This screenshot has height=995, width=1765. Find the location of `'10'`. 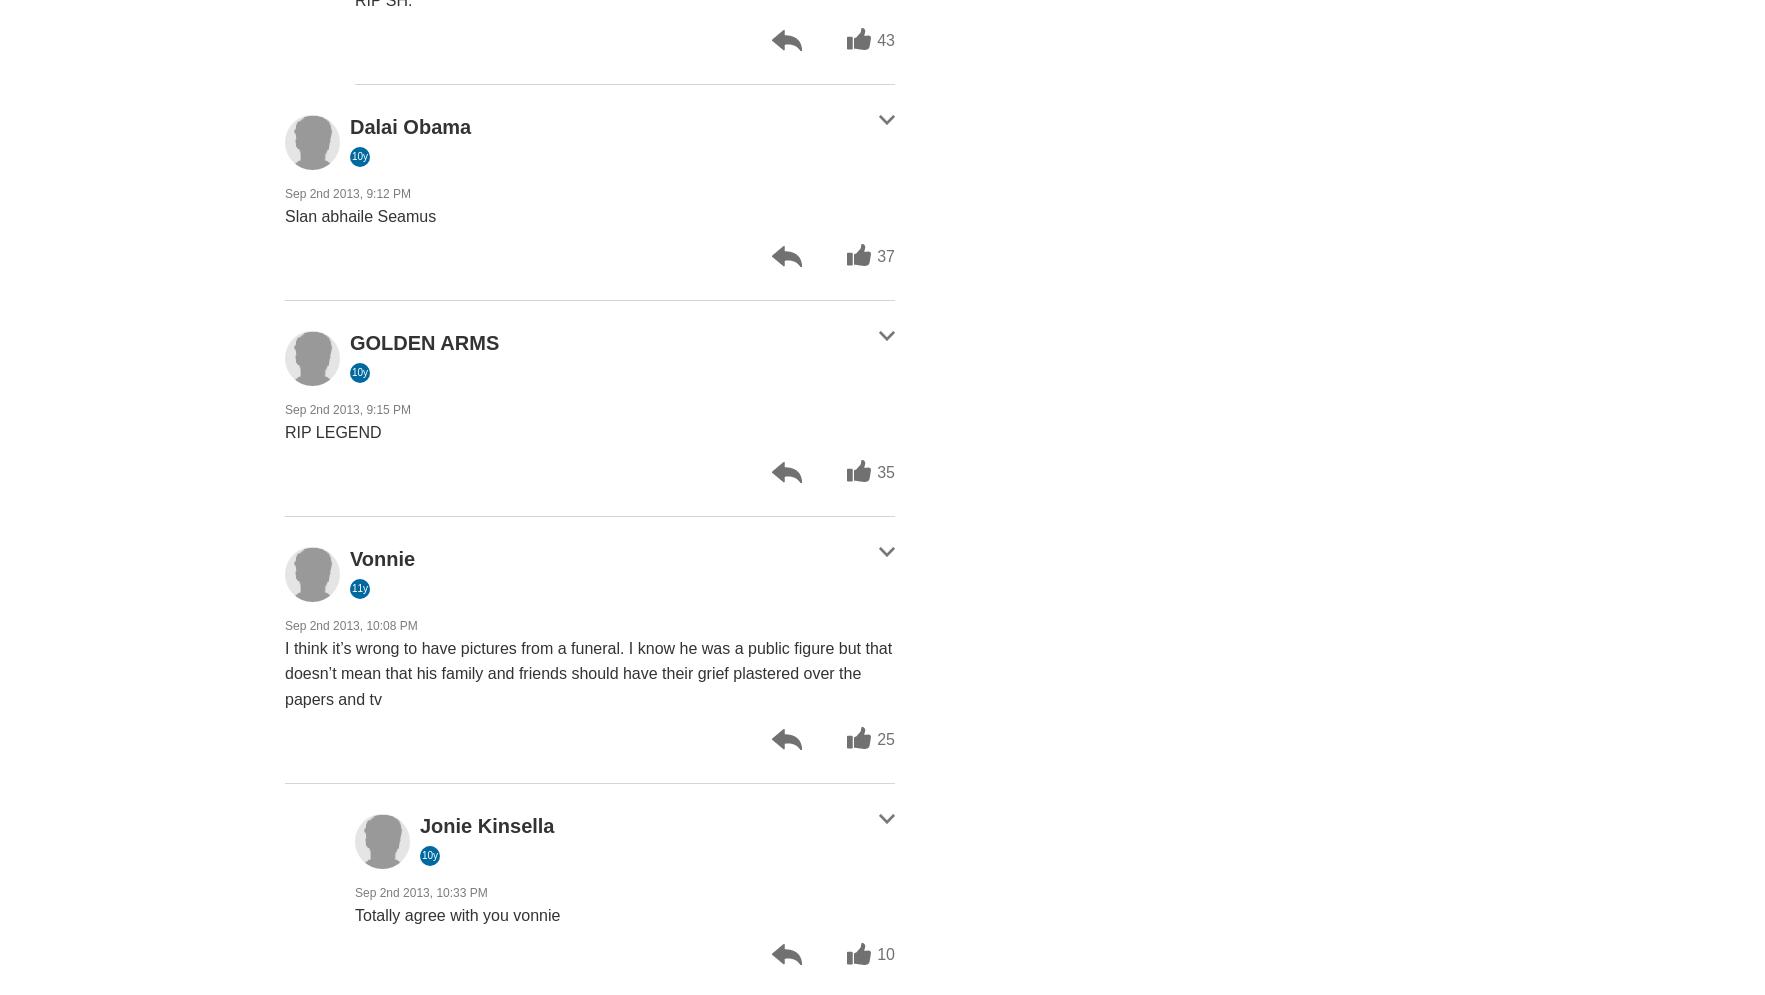

'10' is located at coordinates (886, 954).